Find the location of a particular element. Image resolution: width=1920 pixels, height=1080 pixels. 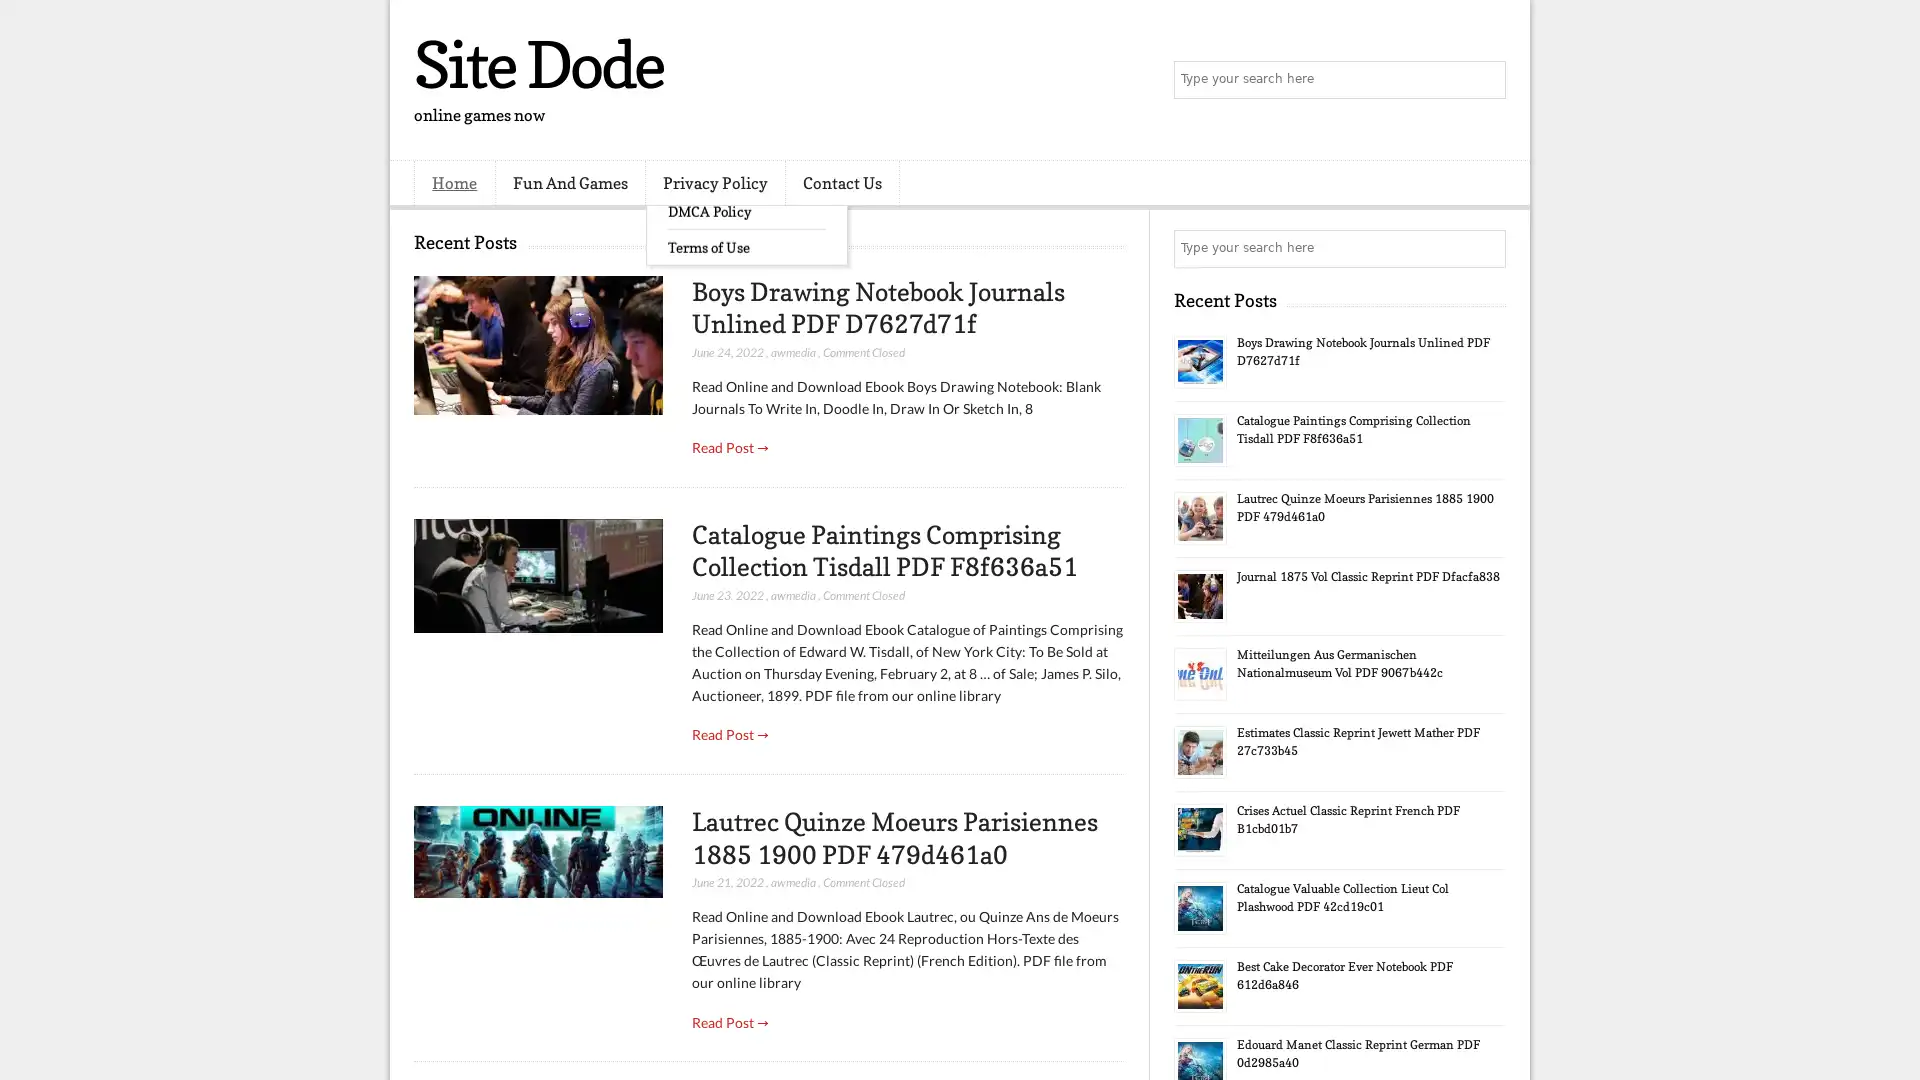

Search is located at coordinates (1485, 248).